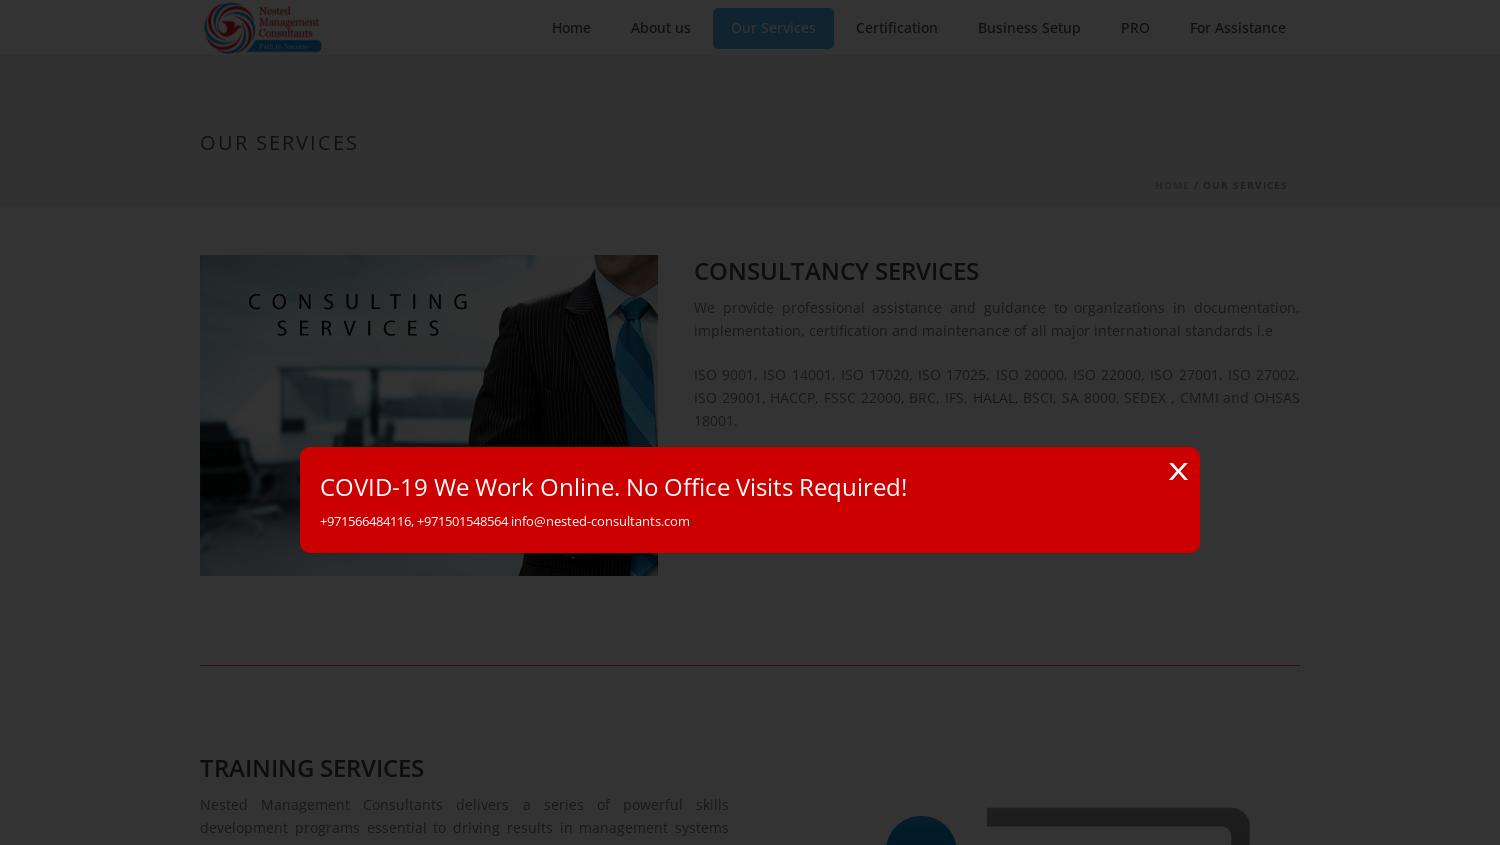 The height and width of the screenshot is (845, 1500). Describe the element at coordinates (996, 318) in the screenshot. I see `'We provide professional assistance and guidance to organizations in documentation, implementation, certification and maintenance of all major international standards i.e'` at that location.